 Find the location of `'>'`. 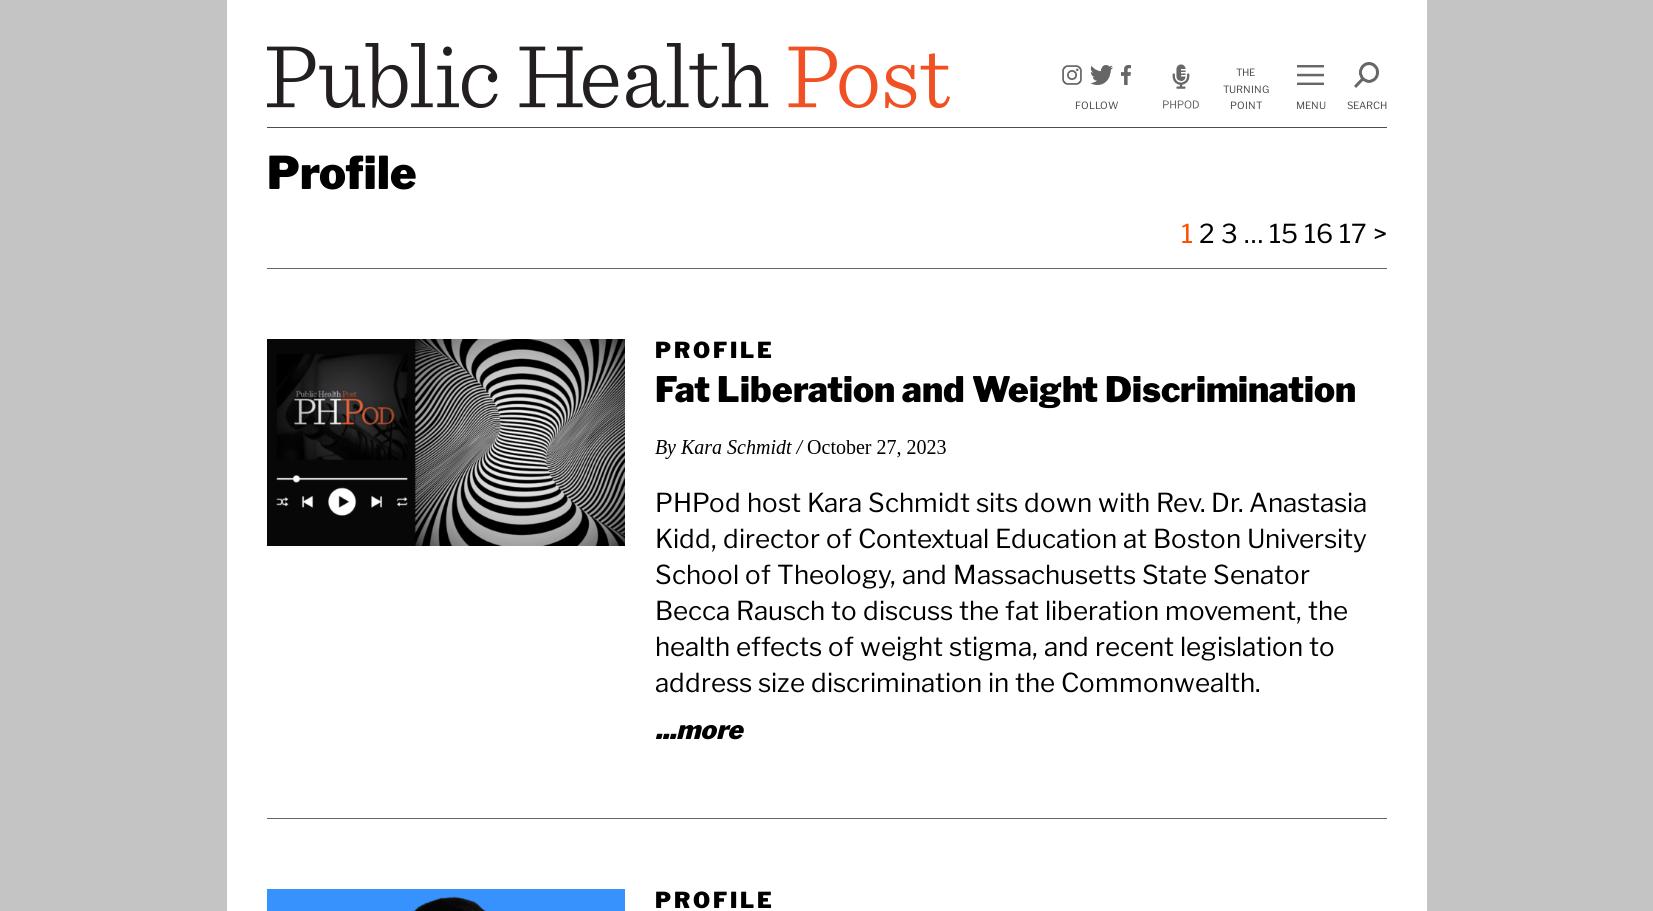

'>' is located at coordinates (1378, 233).